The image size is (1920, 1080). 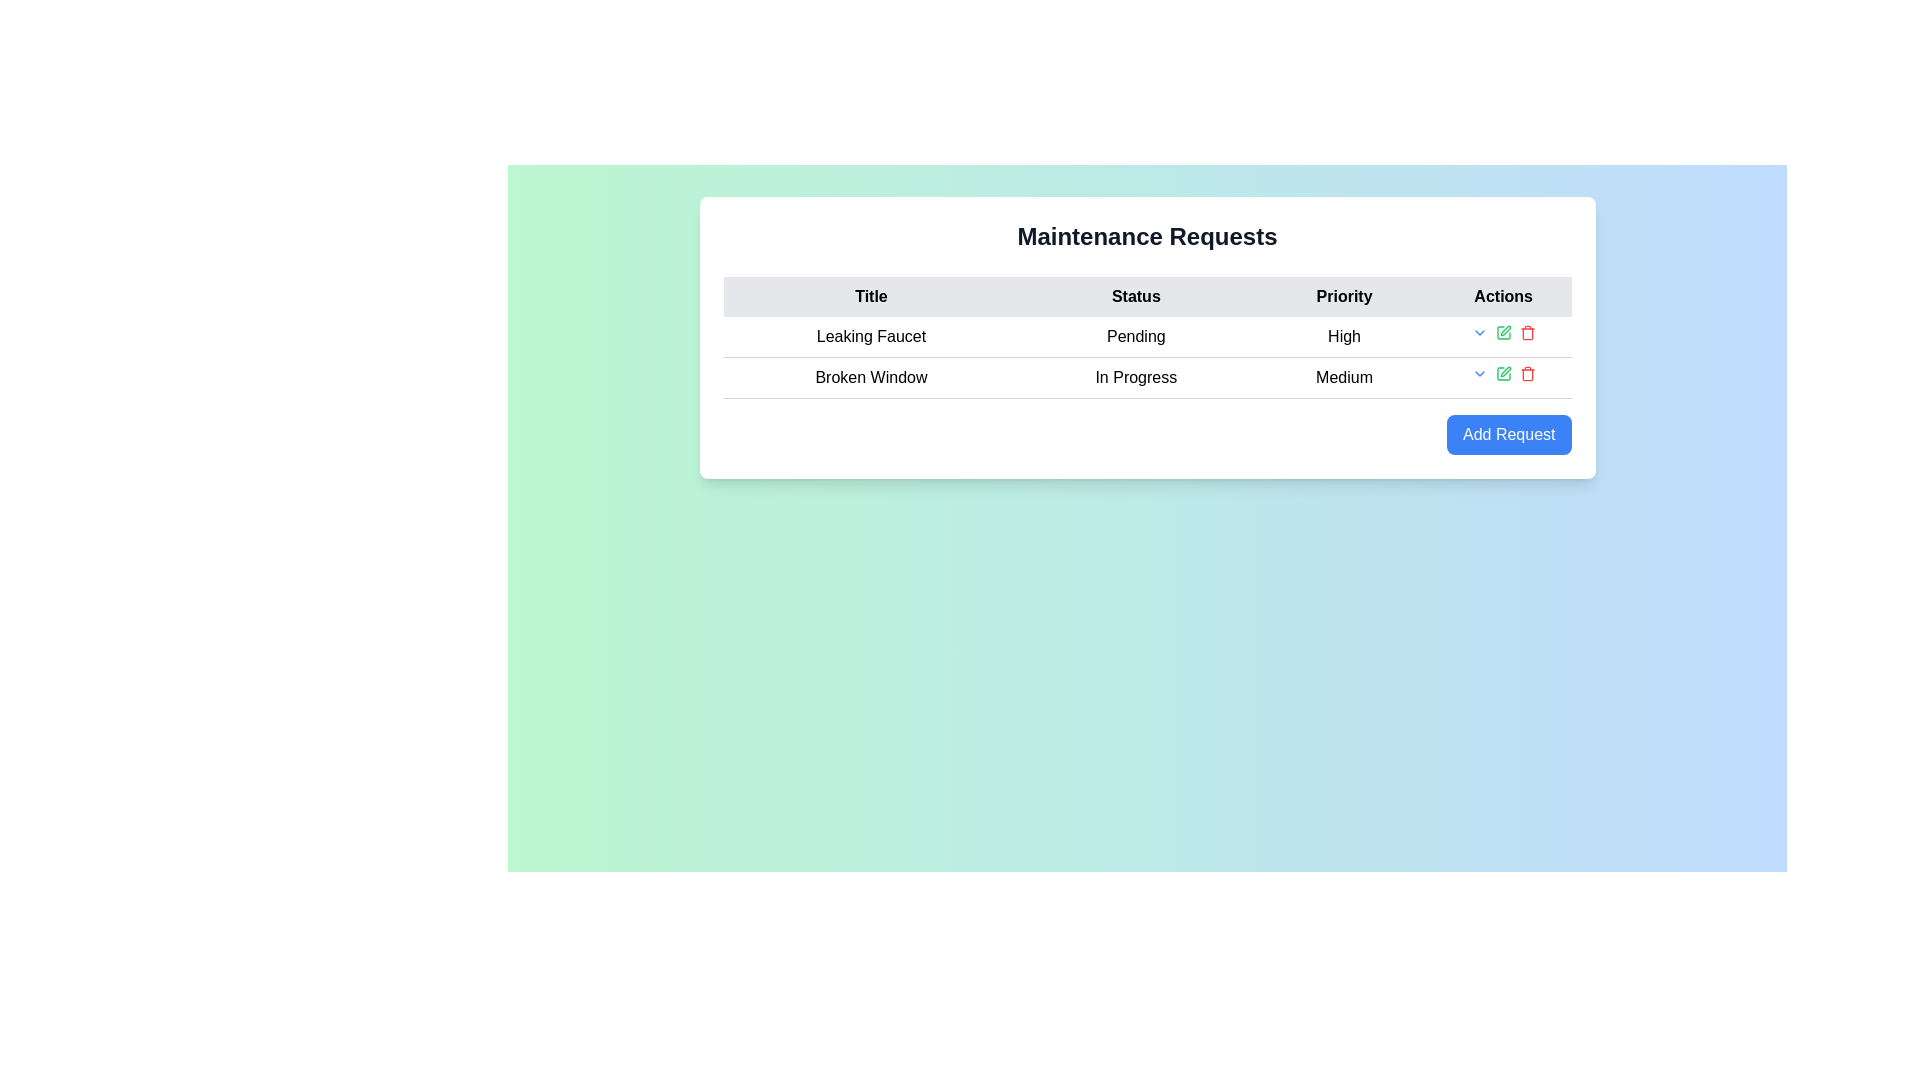 I want to click on the Text Label displaying 'Leaking Faucet' located in the first row of the table under the 'Title' column, positioned to the left of 'Pending' and 'High', so click(x=871, y=336).